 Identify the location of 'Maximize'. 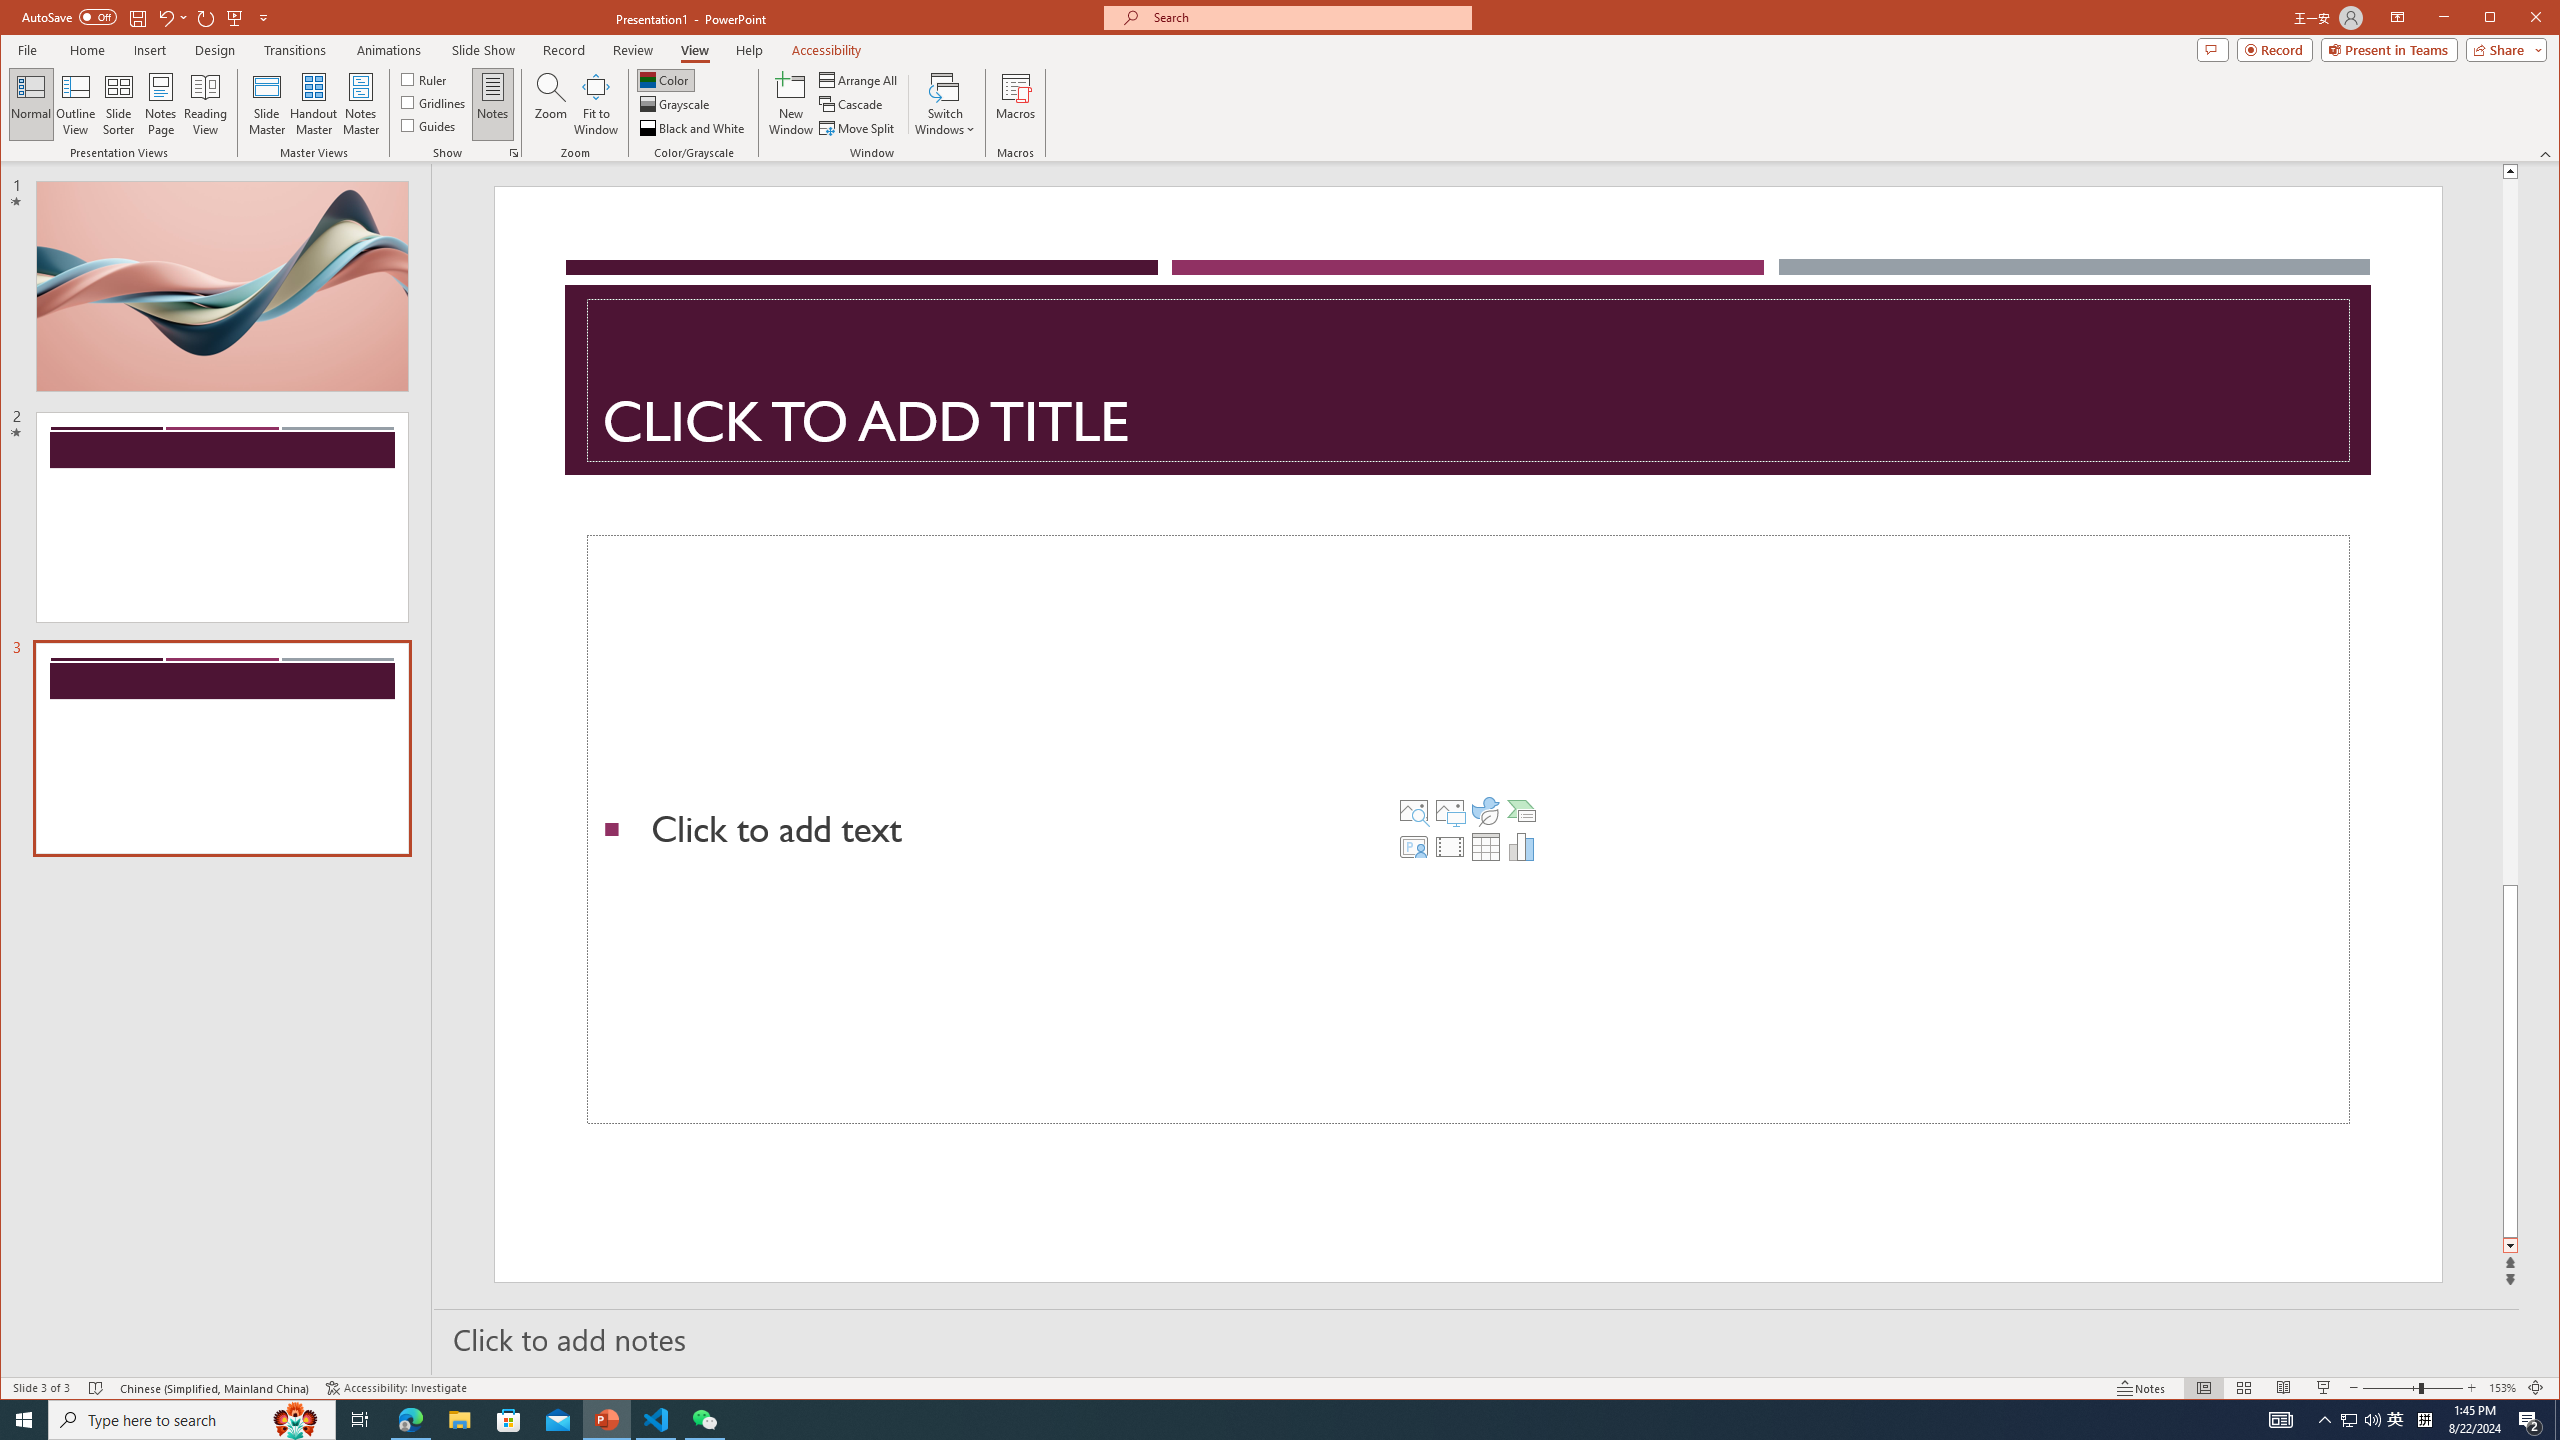
(2519, 19).